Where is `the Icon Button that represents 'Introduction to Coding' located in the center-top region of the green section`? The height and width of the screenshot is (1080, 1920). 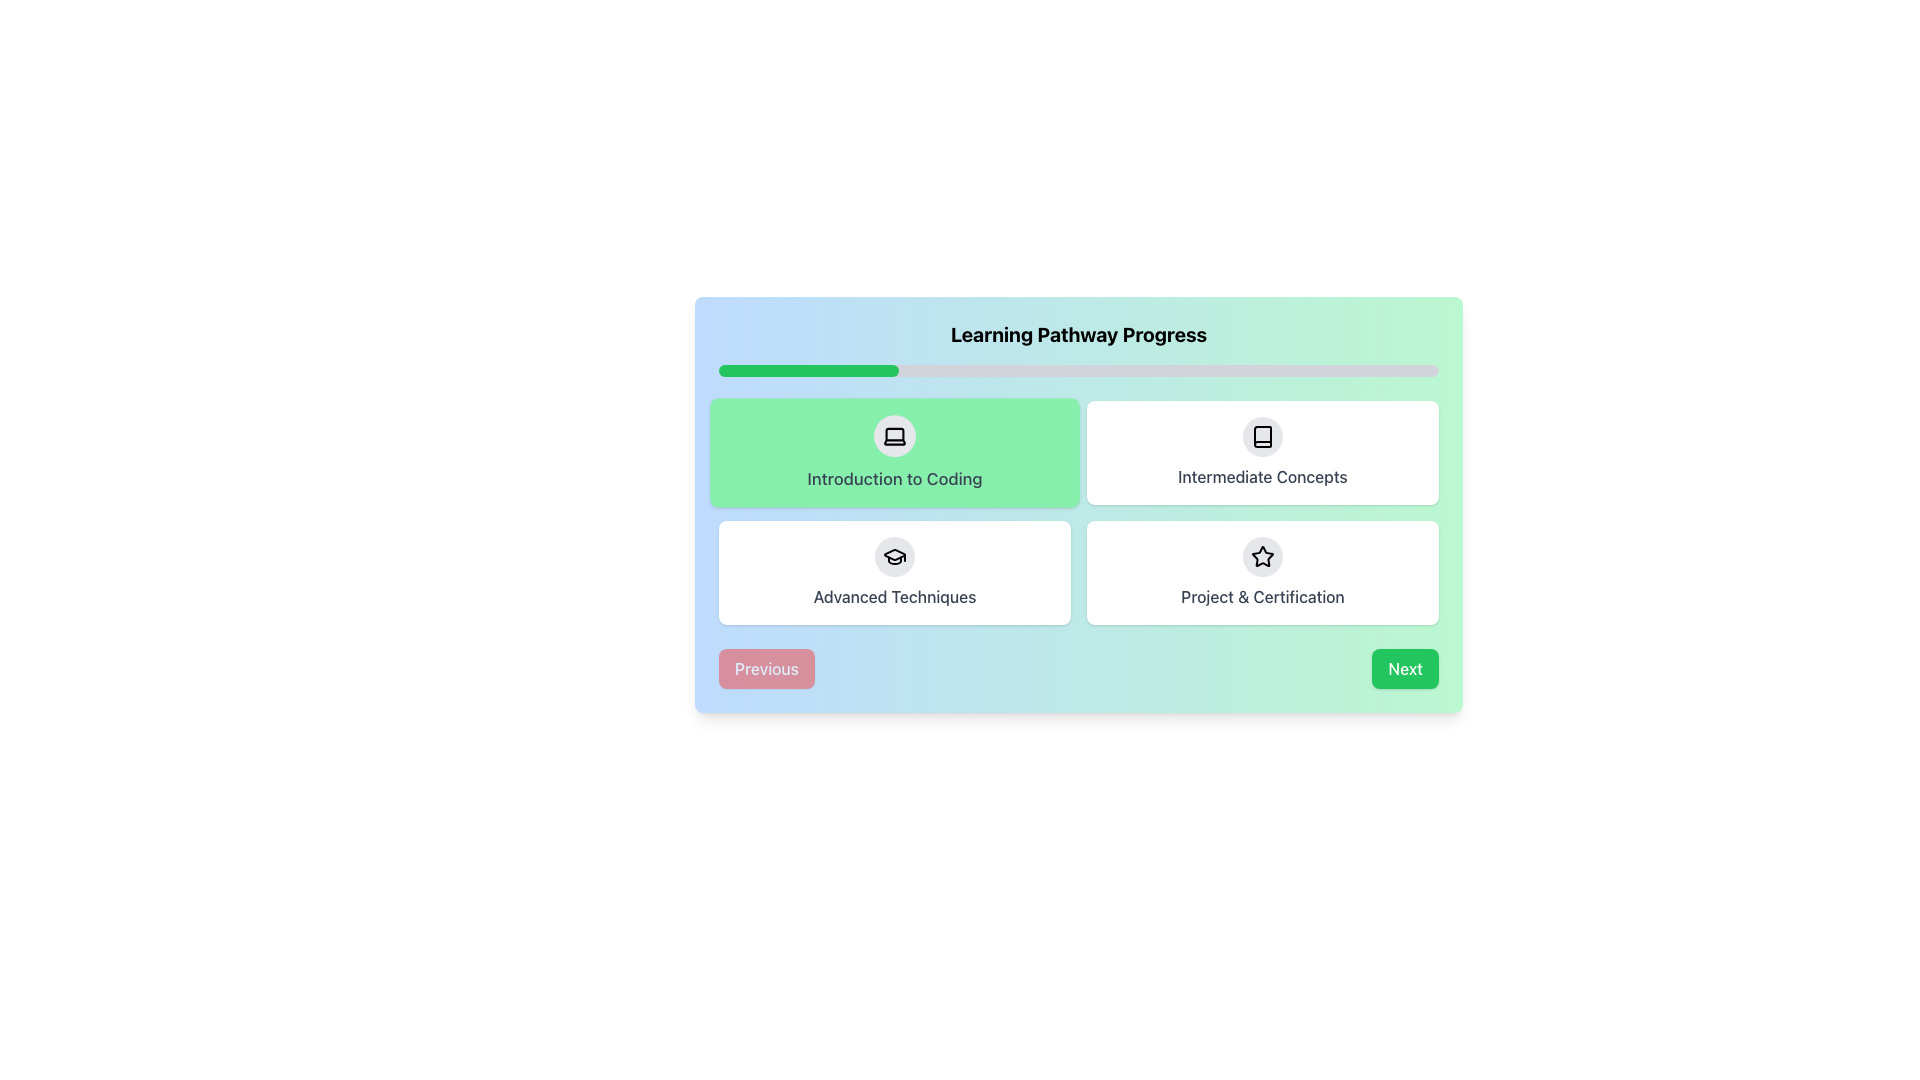 the Icon Button that represents 'Introduction to Coding' located in the center-top region of the green section is located at coordinates (893, 434).